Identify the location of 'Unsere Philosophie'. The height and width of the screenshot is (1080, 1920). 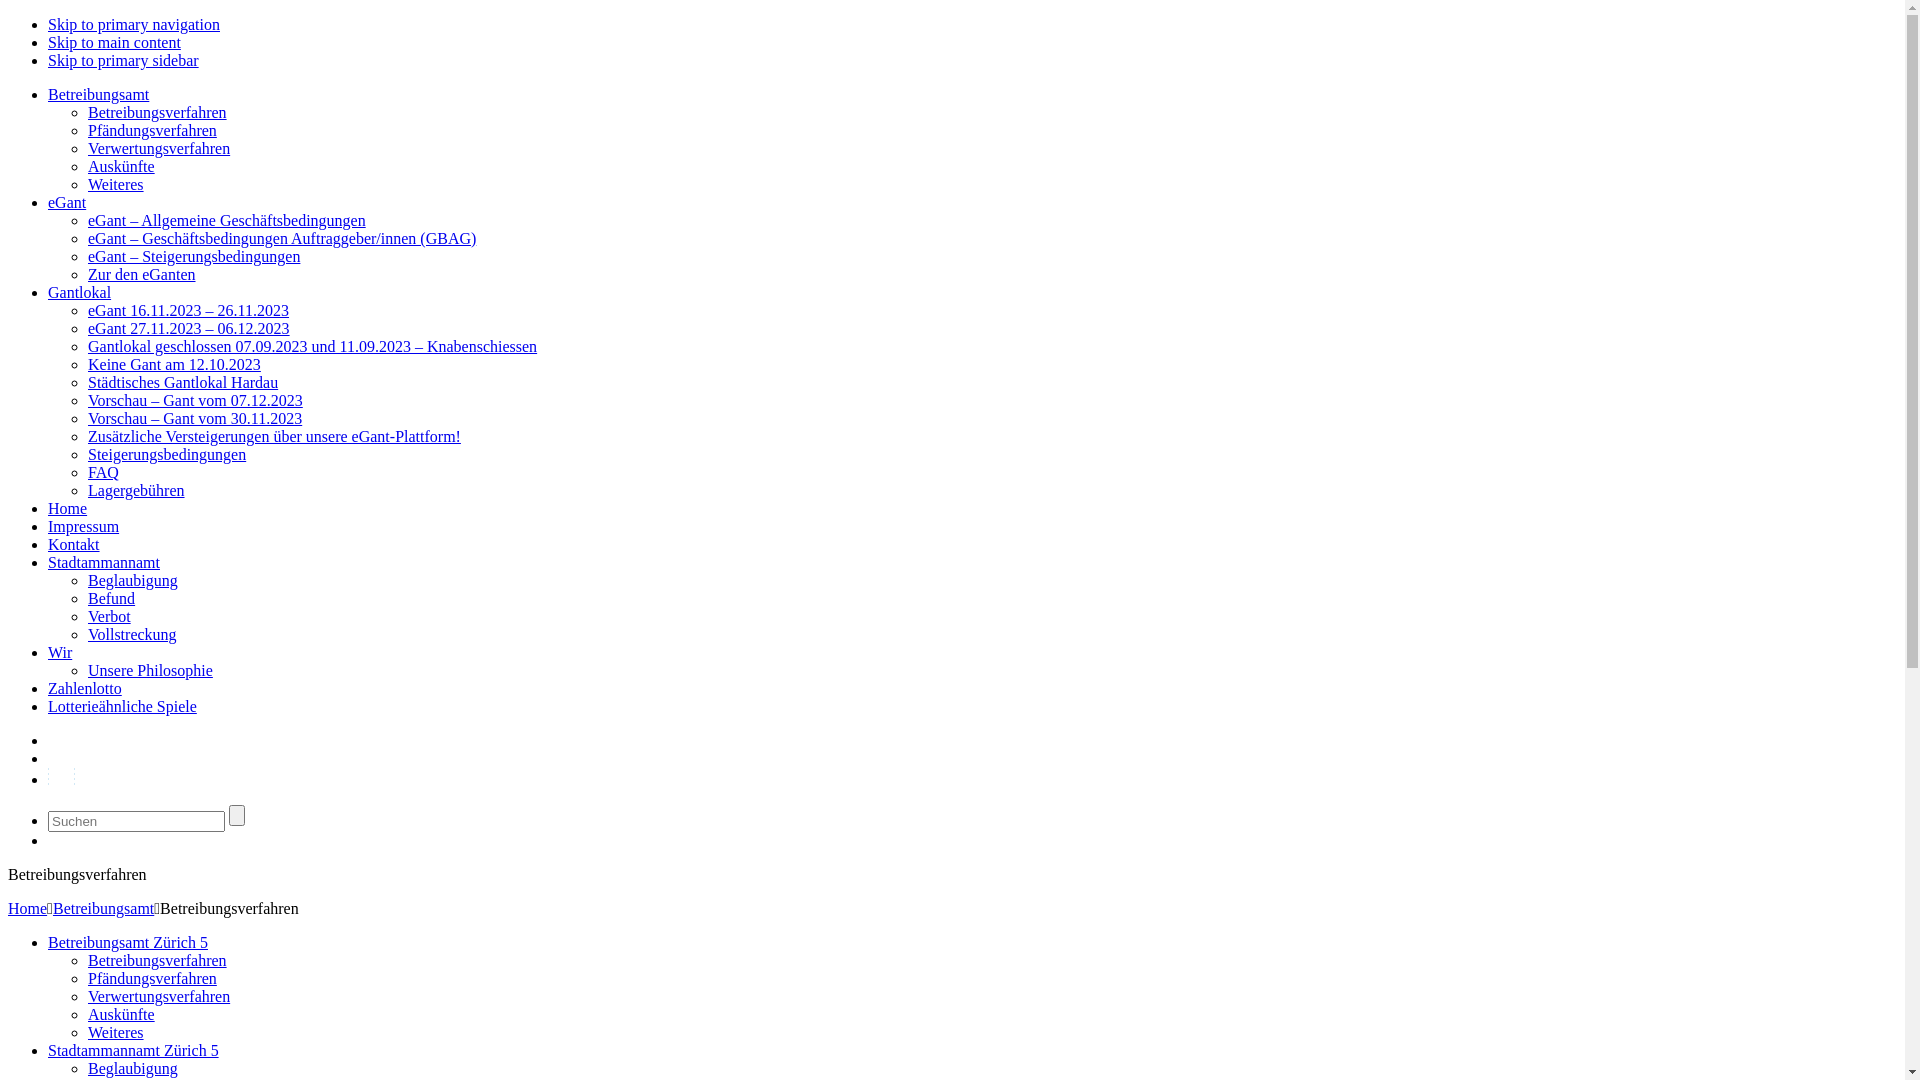
(149, 670).